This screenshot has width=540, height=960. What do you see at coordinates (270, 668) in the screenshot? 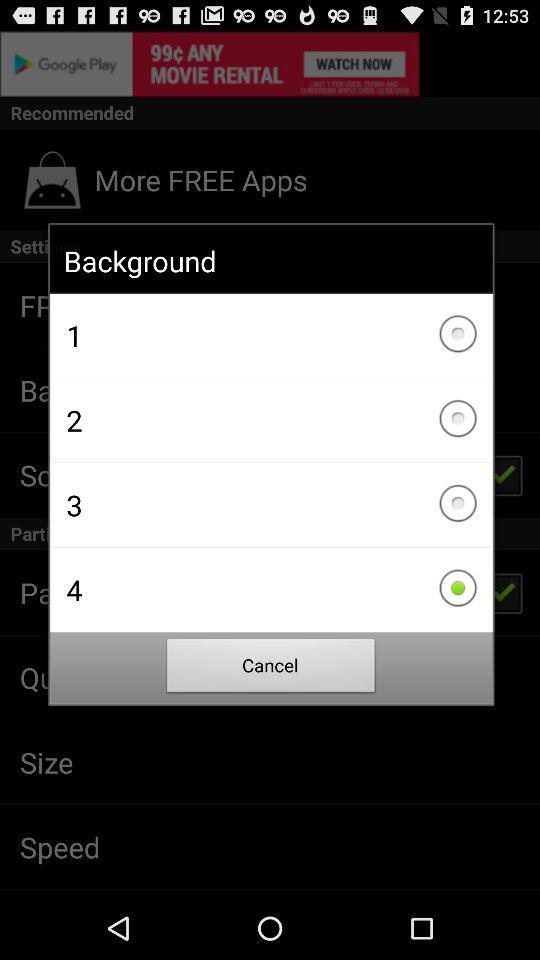
I see `the item below 4 item` at bounding box center [270, 668].